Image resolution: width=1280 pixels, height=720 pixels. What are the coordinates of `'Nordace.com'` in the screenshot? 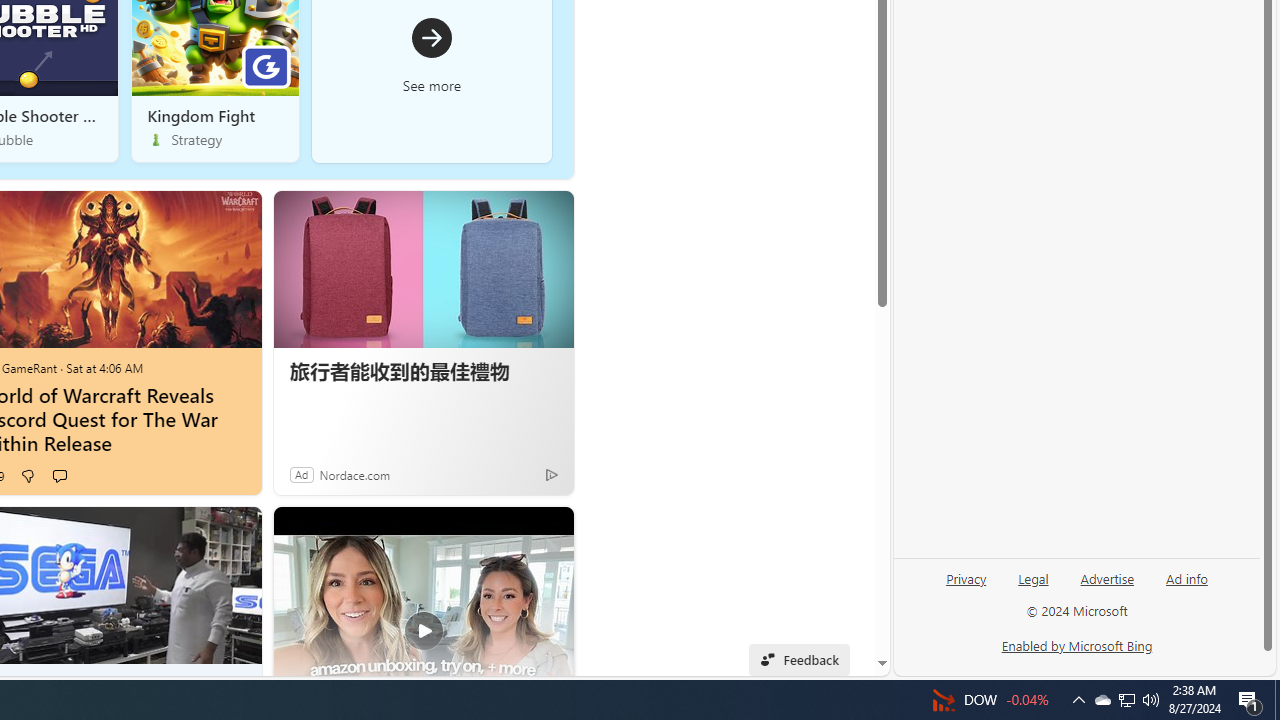 It's located at (354, 474).